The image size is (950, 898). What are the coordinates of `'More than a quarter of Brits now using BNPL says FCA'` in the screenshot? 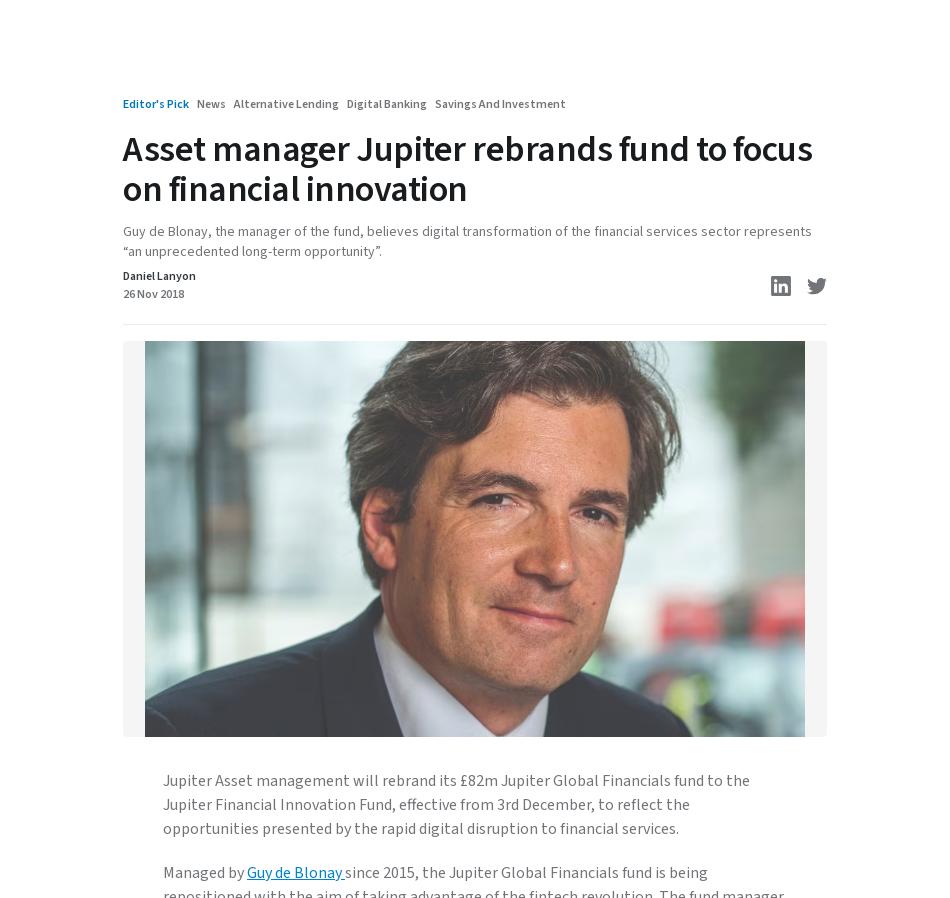 It's located at (375, 103).